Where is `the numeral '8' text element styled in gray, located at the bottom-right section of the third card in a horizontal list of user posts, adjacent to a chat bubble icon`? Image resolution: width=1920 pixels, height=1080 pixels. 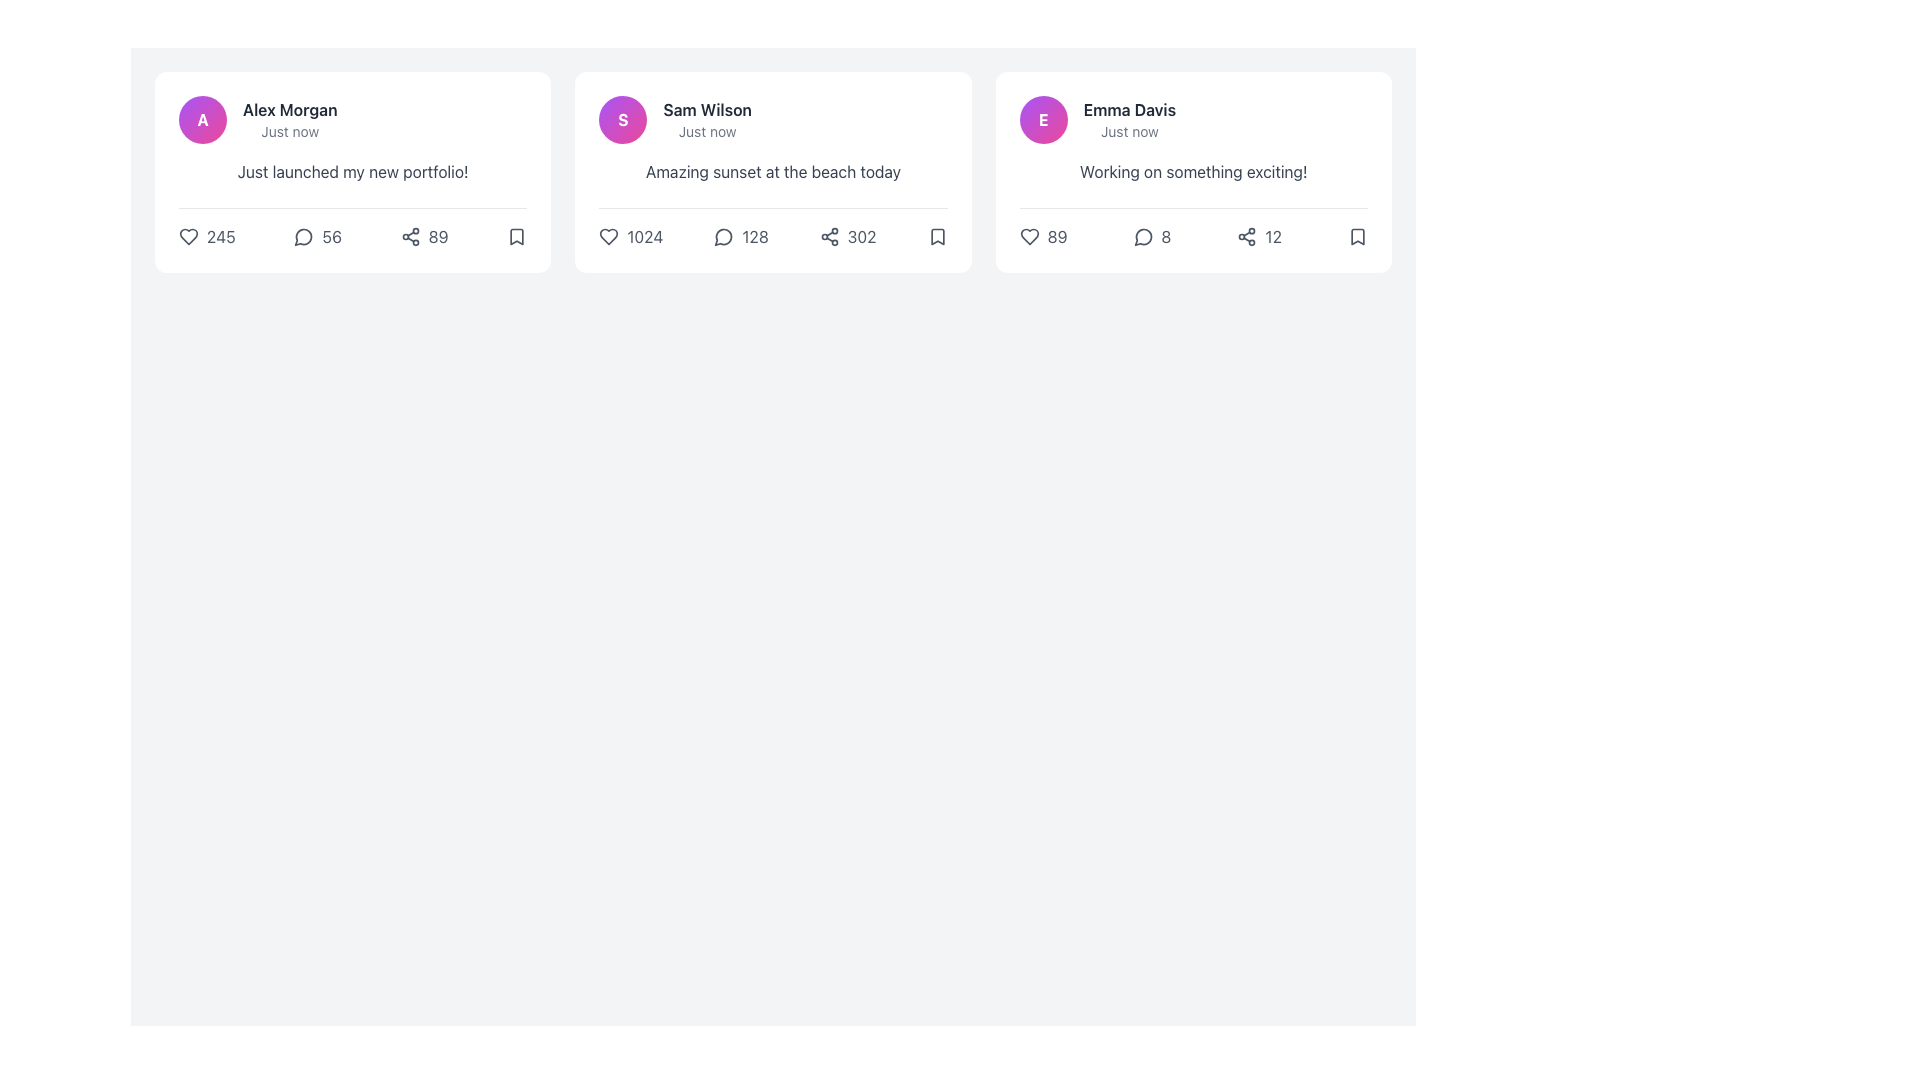
the numeral '8' text element styled in gray, located at the bottom-right section of the third card in a horizontal list of user posts, adjacent to a chat bubble icon is located at coordinates (1166, 235).